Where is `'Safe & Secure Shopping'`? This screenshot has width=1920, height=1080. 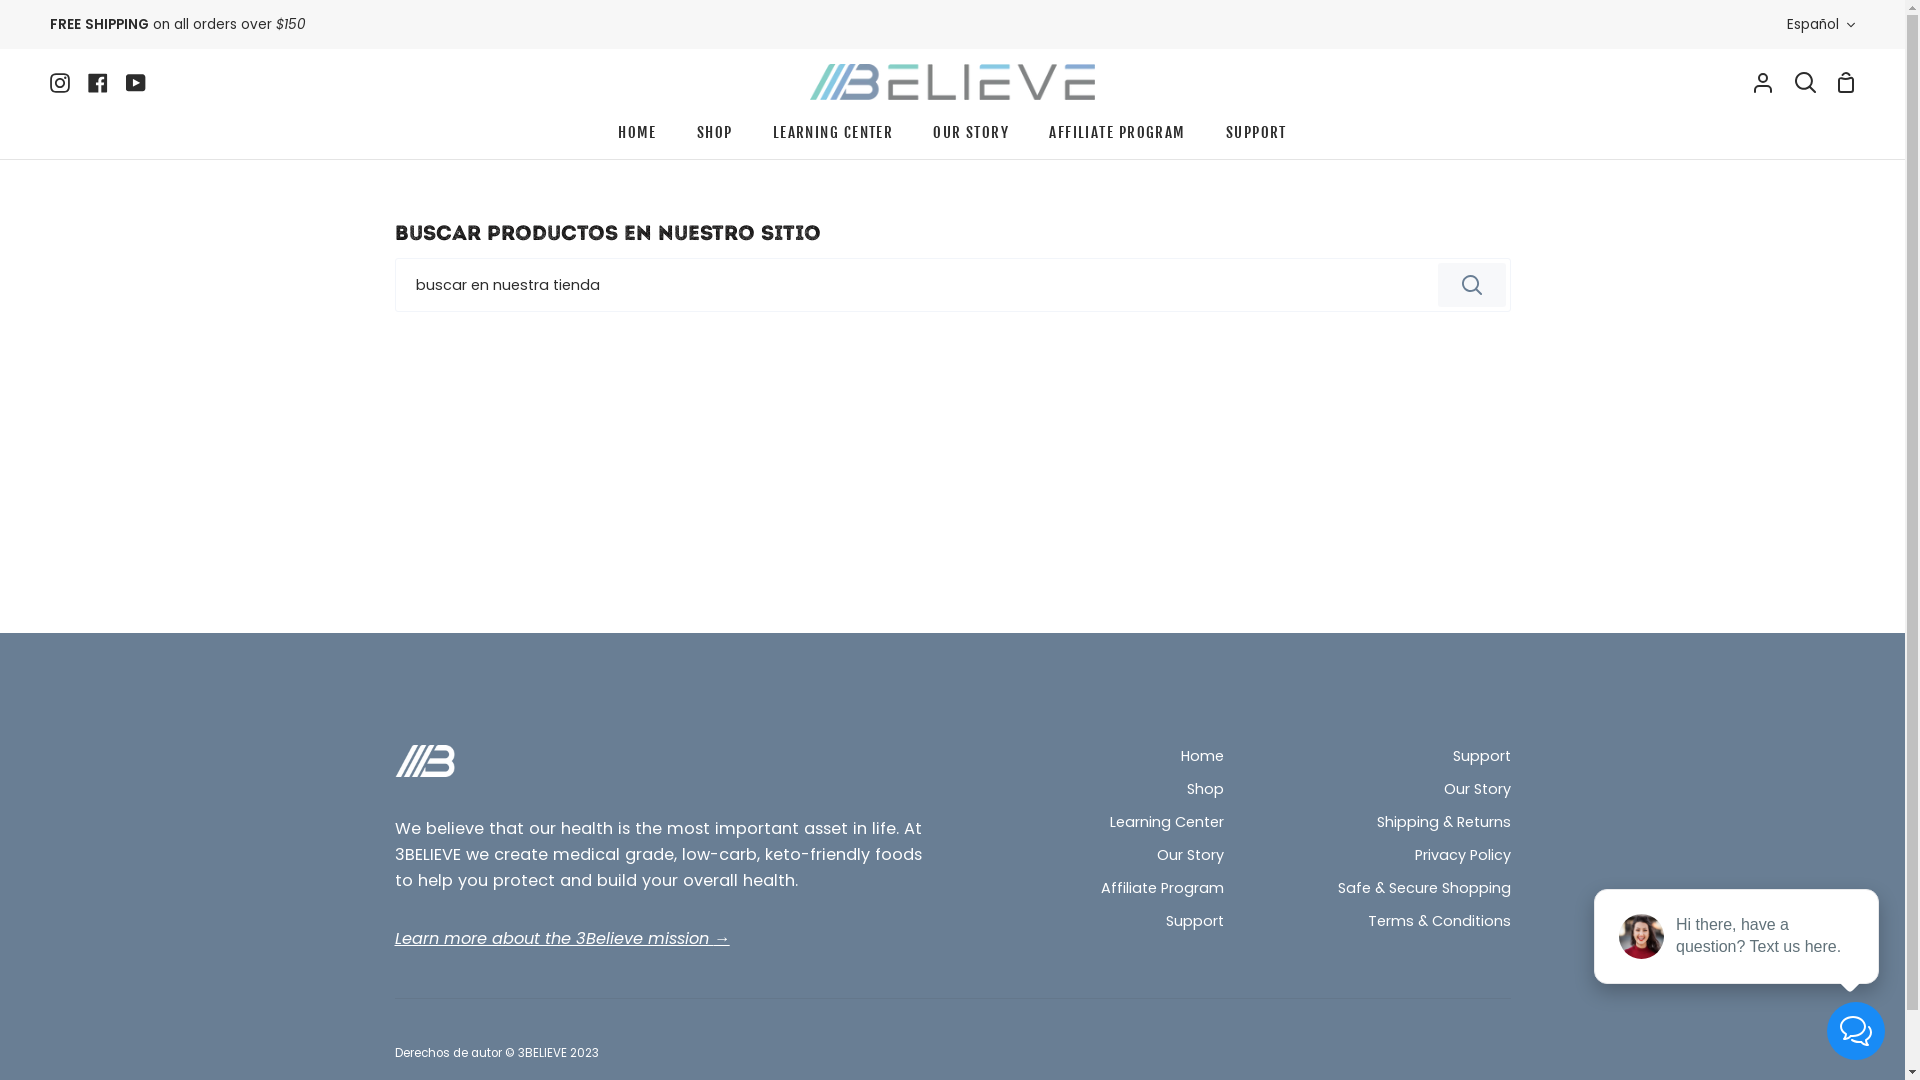
'Safe & Secure Shopping' is located at coordinates (1423, 889).